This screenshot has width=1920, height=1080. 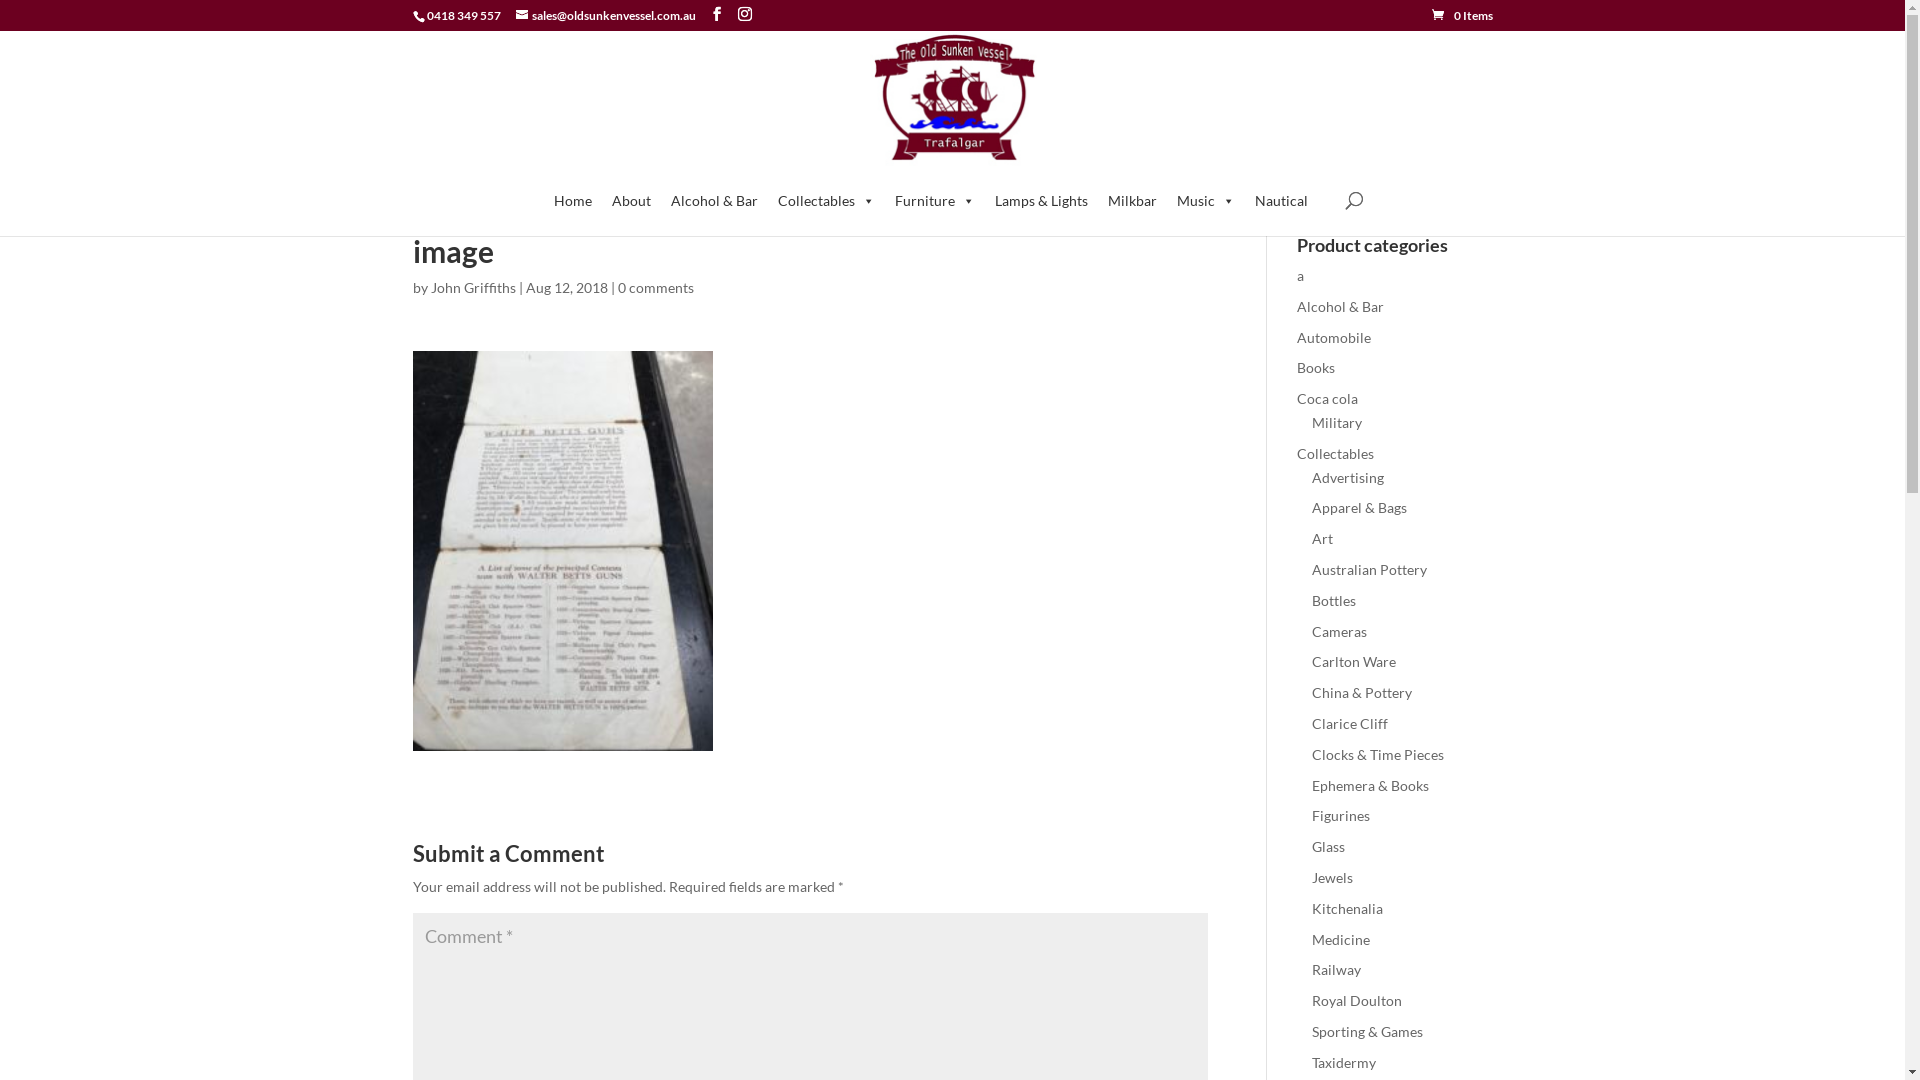 What do you see at coordinates (1344, 1061) in the screenshot?
I see `'Taxidermy'` at bounding box center [1344, 1061].